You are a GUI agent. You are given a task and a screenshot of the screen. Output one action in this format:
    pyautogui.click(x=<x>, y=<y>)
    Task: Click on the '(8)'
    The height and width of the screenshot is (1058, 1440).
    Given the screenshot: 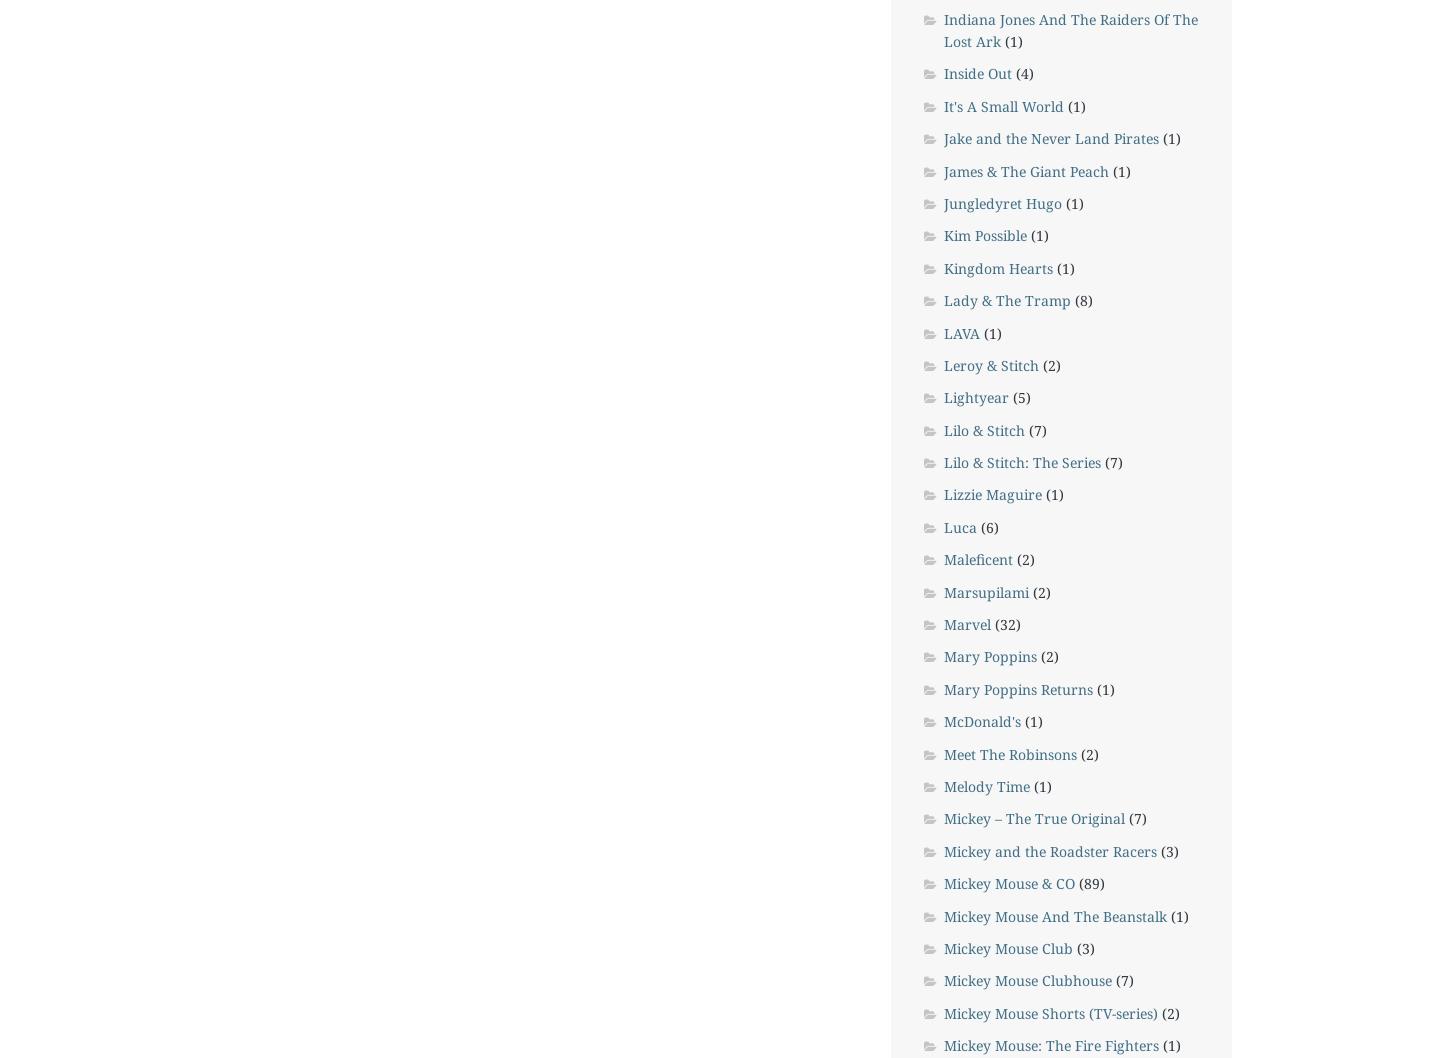 What is the action you would take?
    pyautogui.click(x=1080, y=299)
    